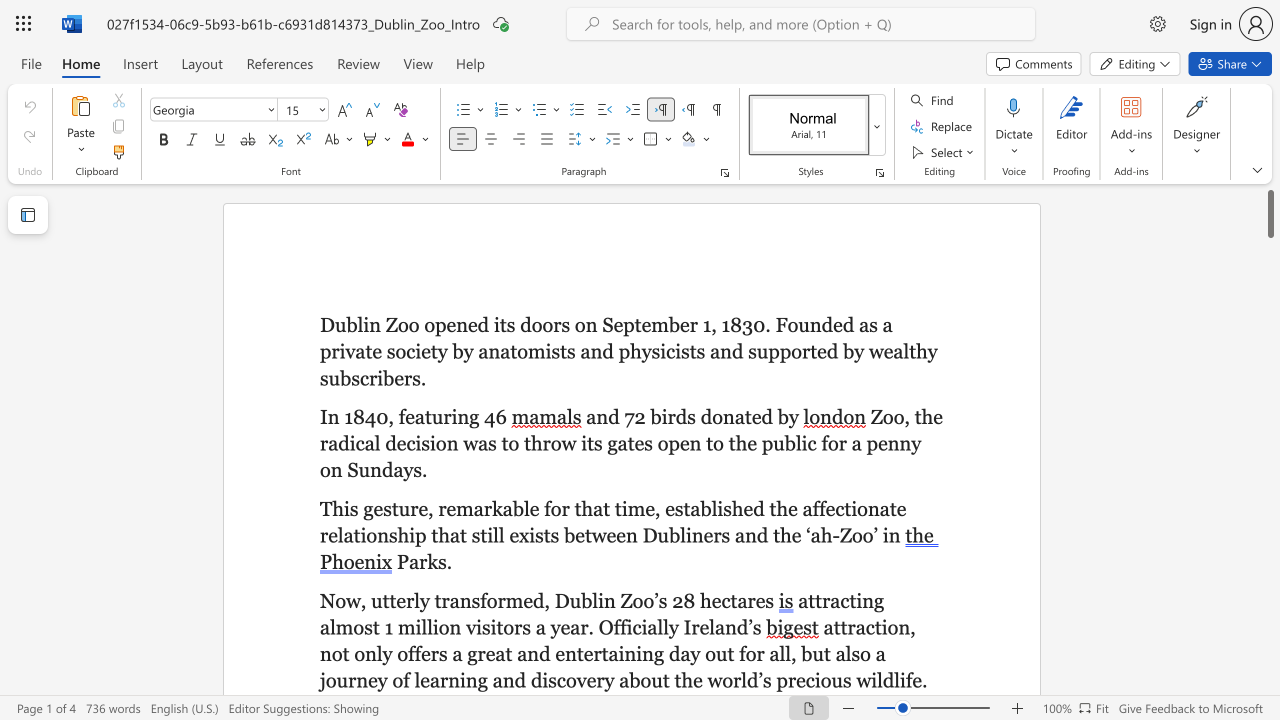  I want to click on the 1th character "u" in the text, so click(436, 415).